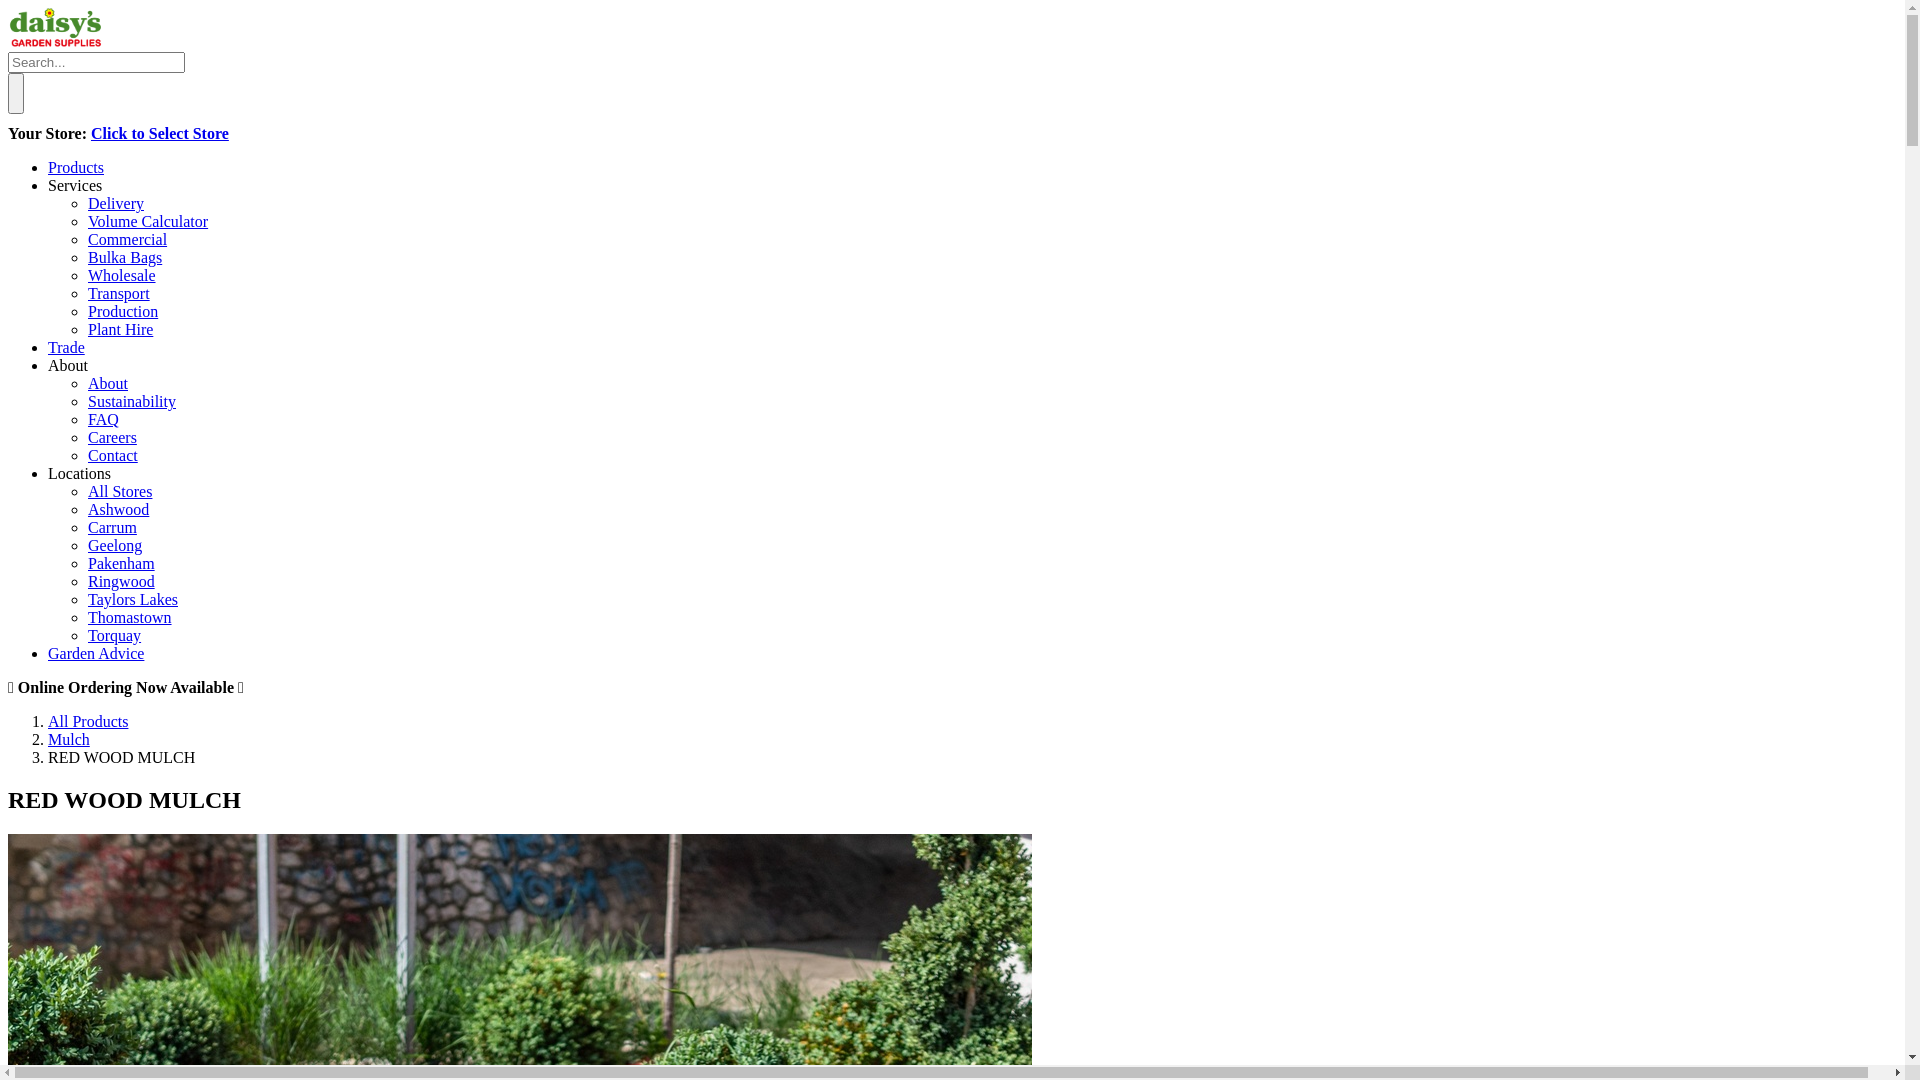 The width and height of the screenshot is (1920, 1080). I want to click on 'Thomastown', so click(128, 616).